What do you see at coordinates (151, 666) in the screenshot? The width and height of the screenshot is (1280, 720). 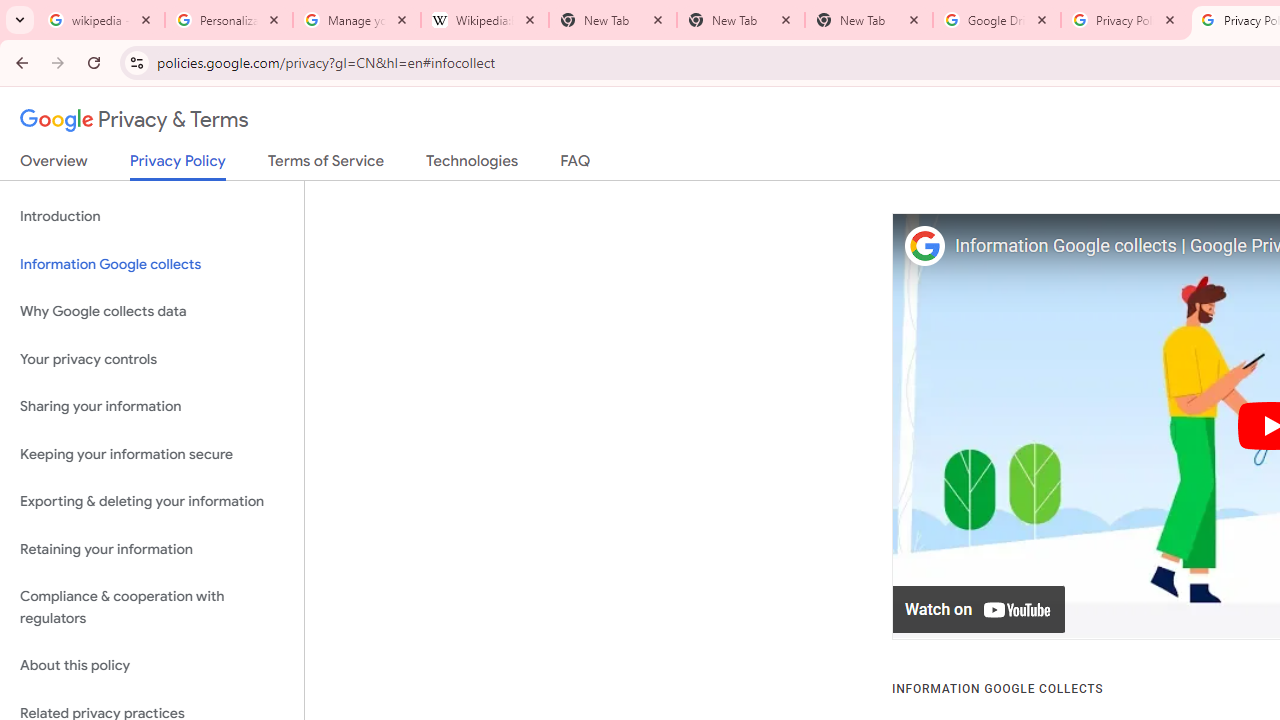 I see `'About this policy'` at bounding box center [151, 666].